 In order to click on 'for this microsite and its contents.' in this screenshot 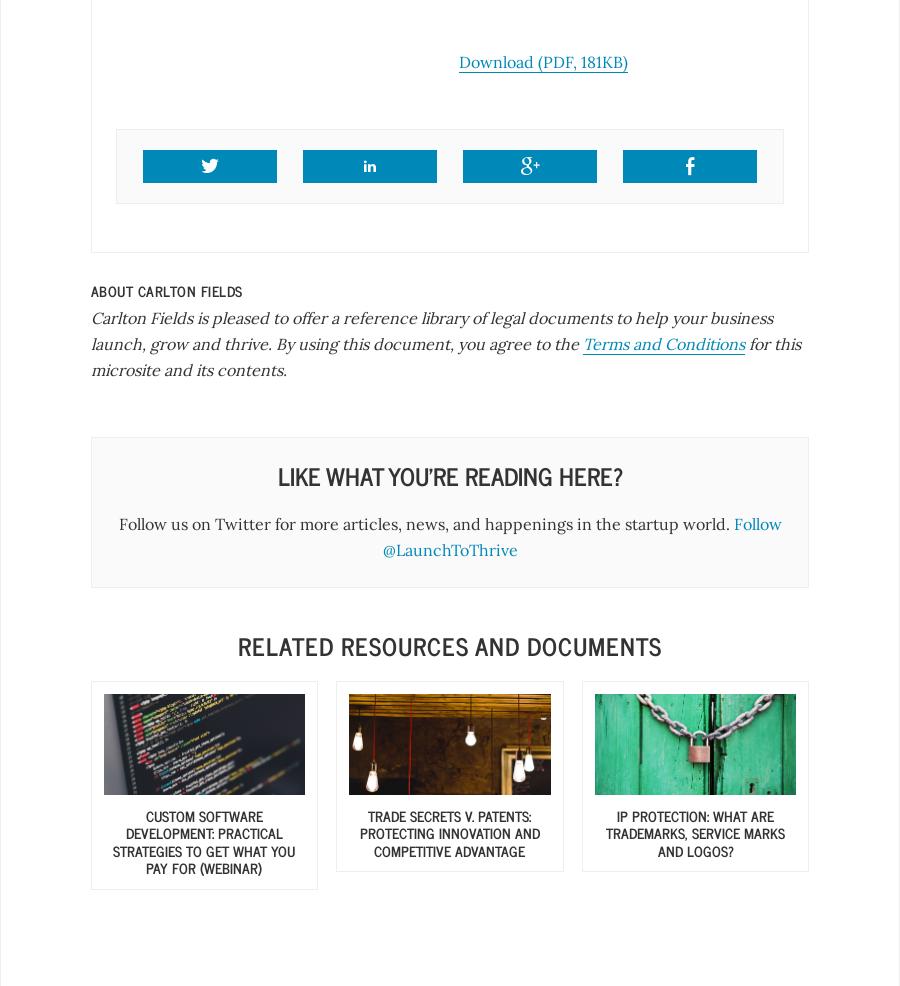, I will do `click(444, 356)`.